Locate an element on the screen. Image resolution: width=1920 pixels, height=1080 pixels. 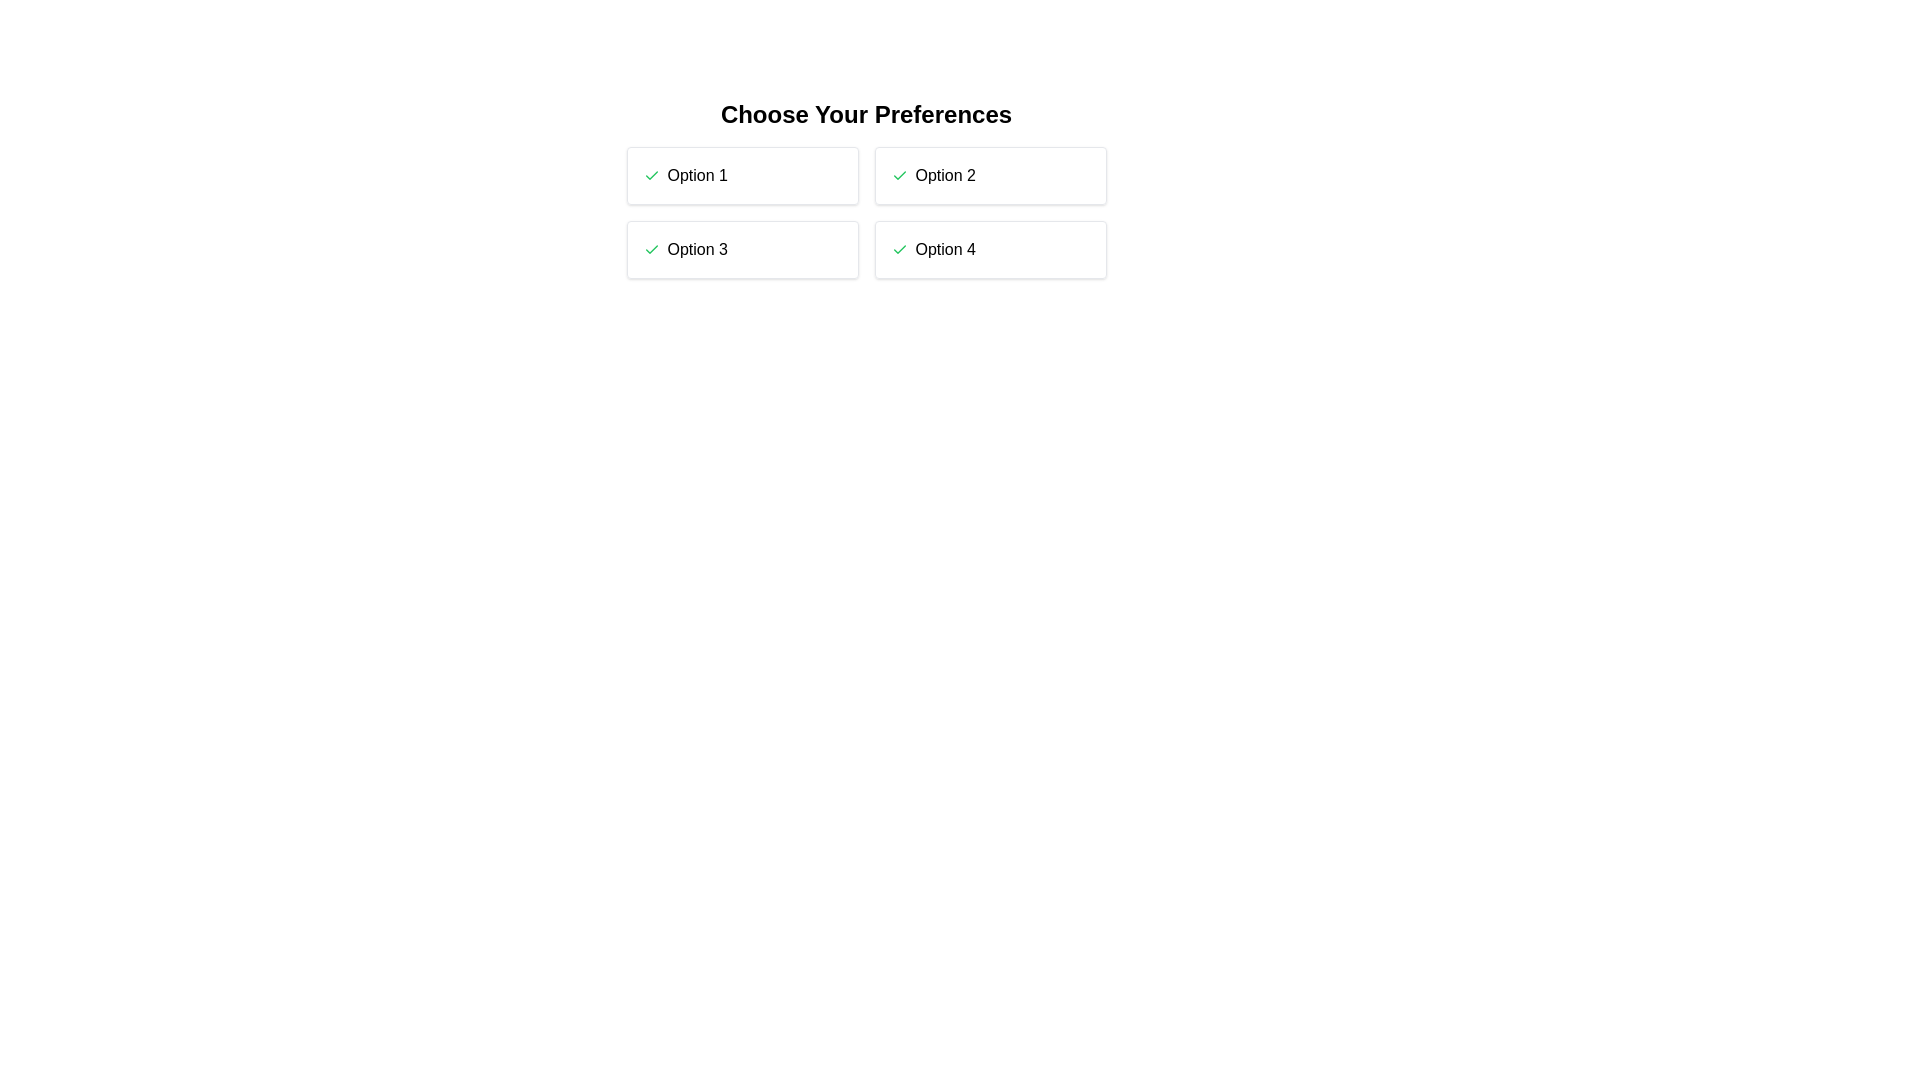
the text label of the option Option 1 is located at coordinates (697, 175).